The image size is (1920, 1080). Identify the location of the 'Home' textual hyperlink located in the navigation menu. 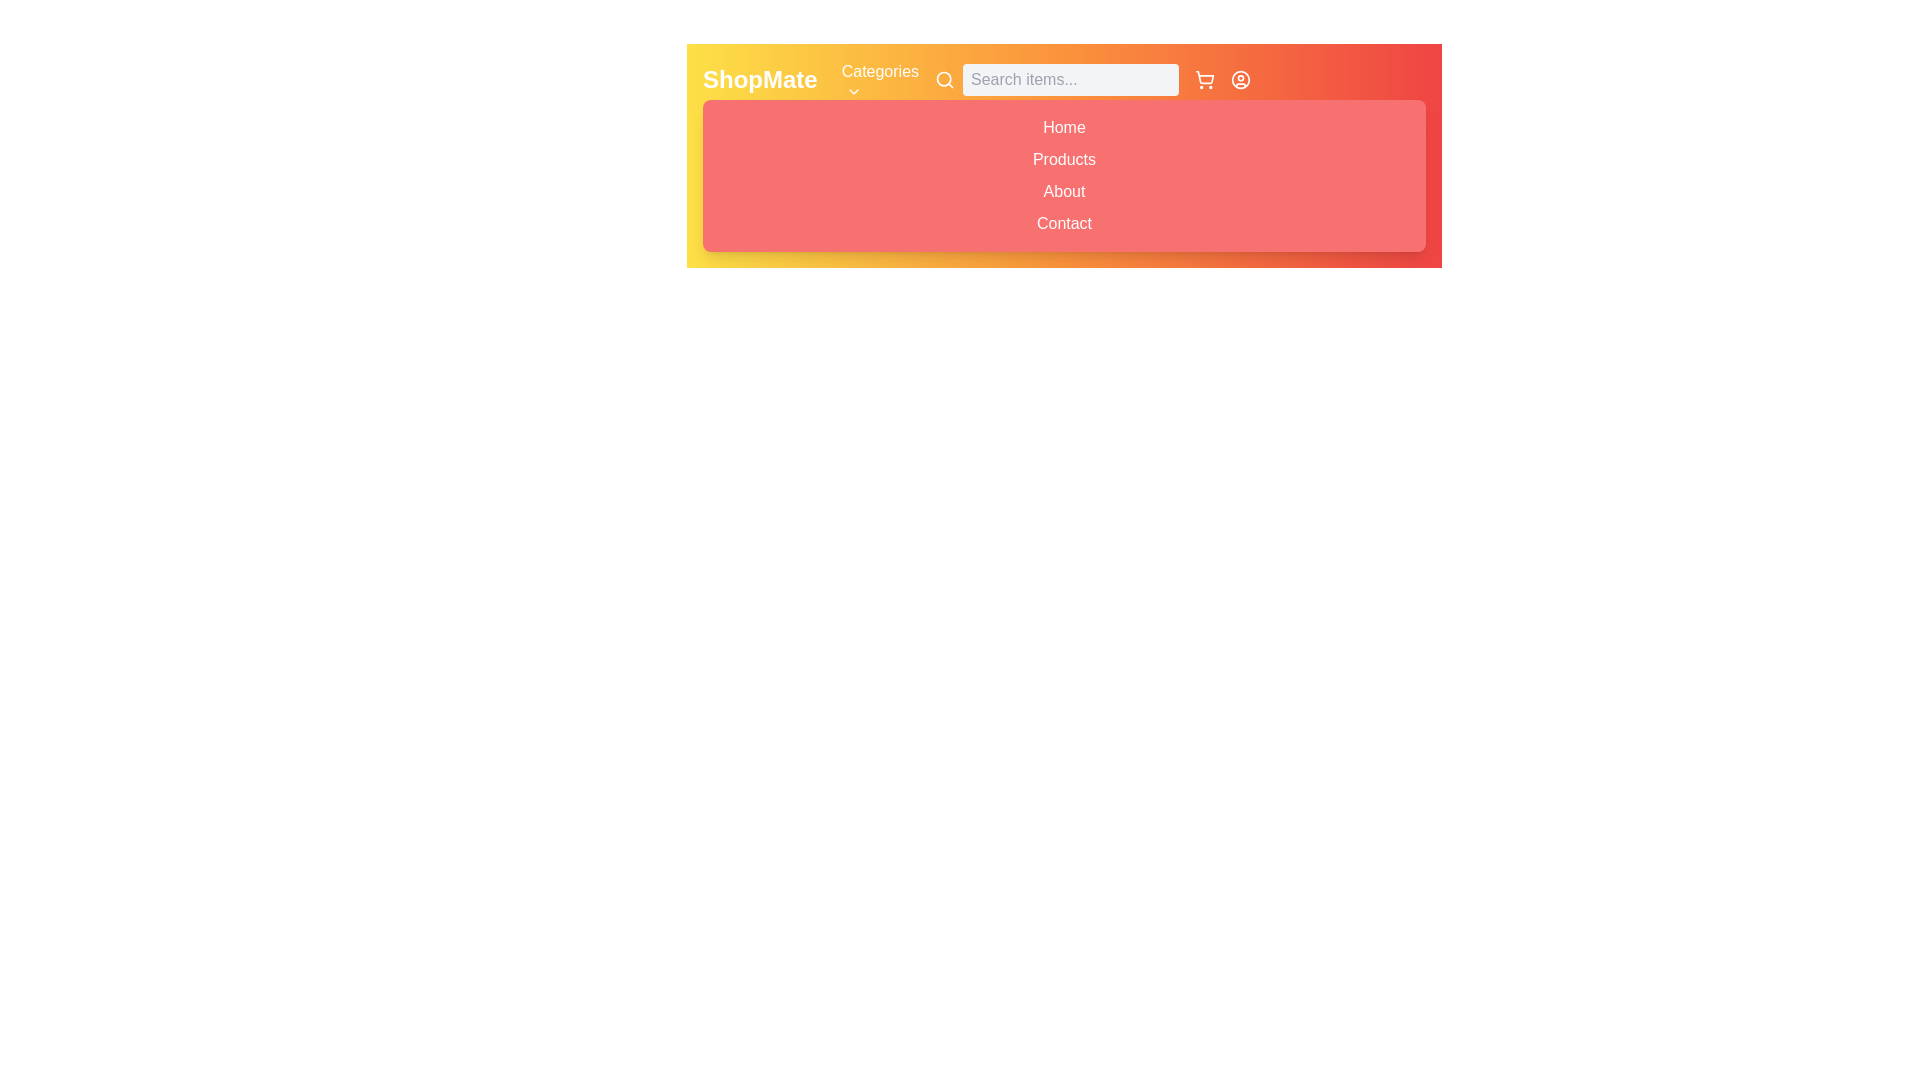
(1063, 127).